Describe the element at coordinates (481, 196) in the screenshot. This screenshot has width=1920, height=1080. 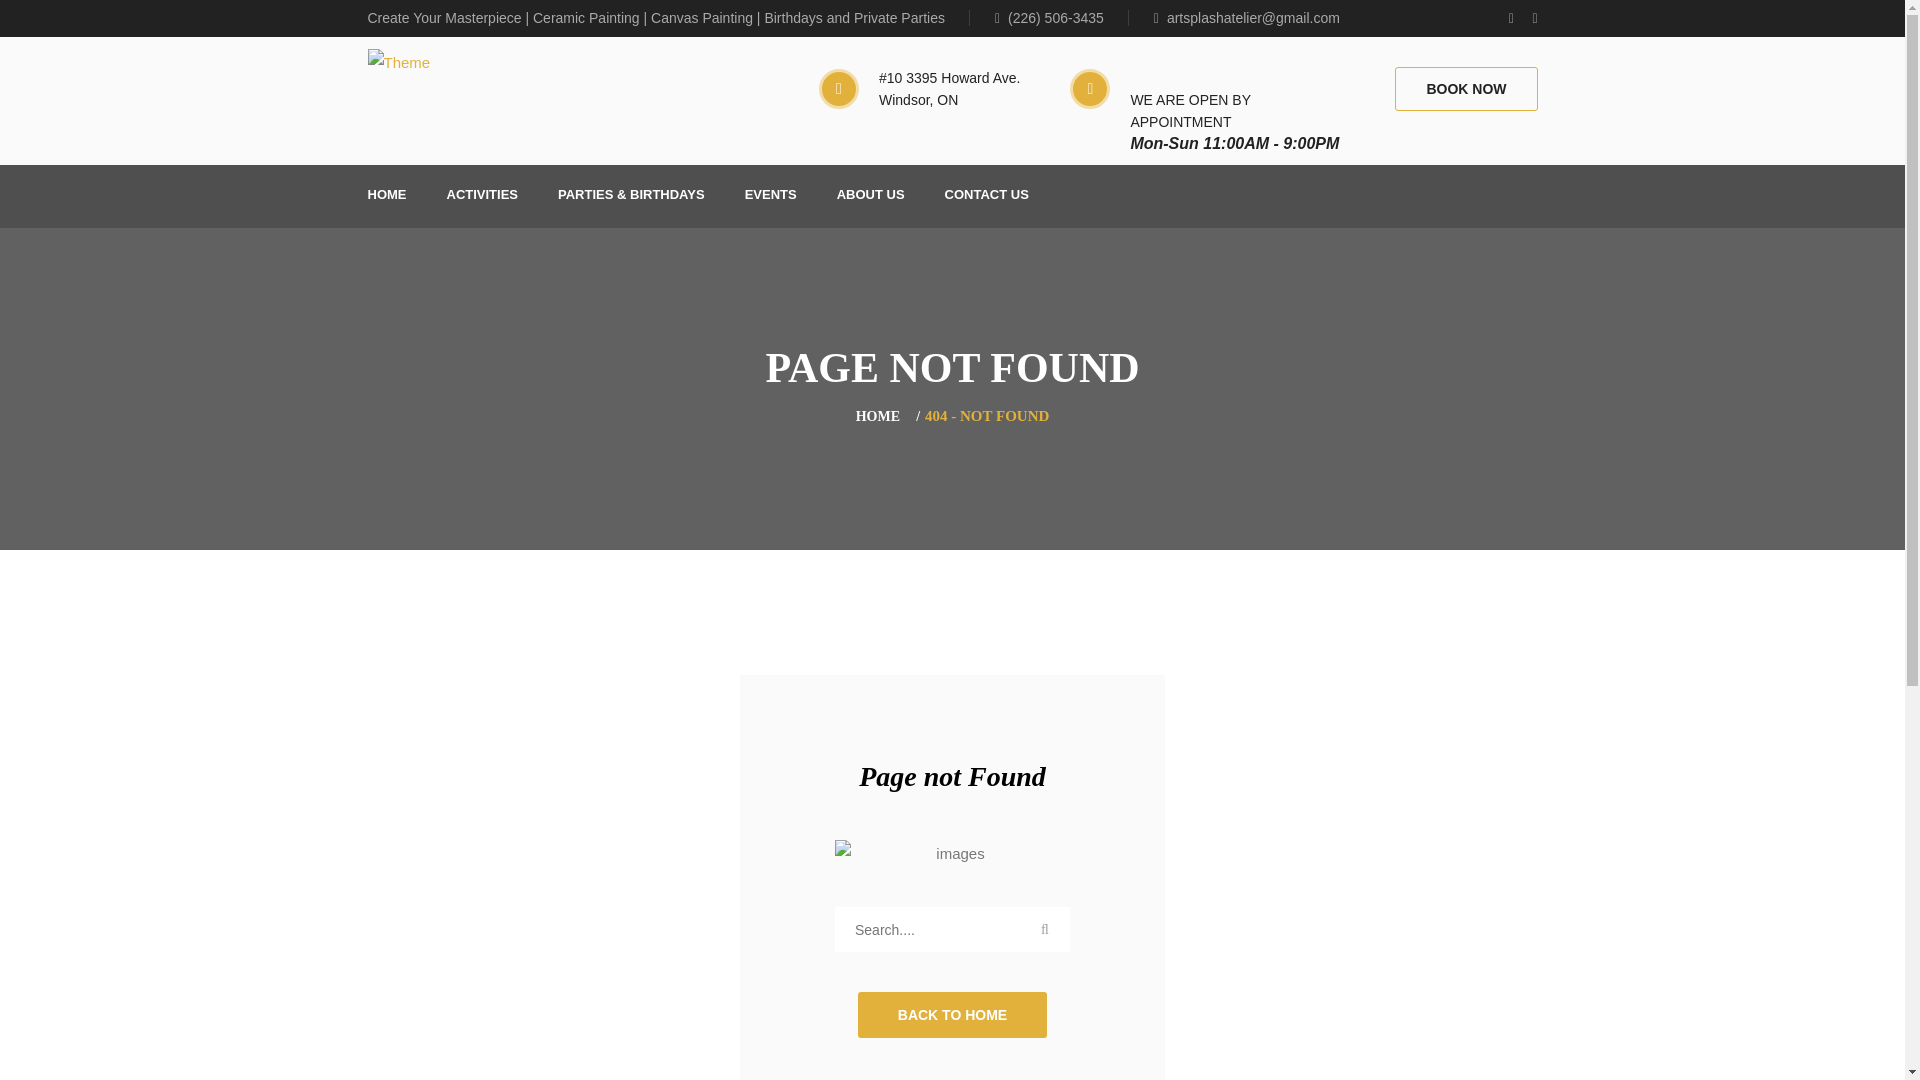
I see `'ACTIVITIES'` at that location.